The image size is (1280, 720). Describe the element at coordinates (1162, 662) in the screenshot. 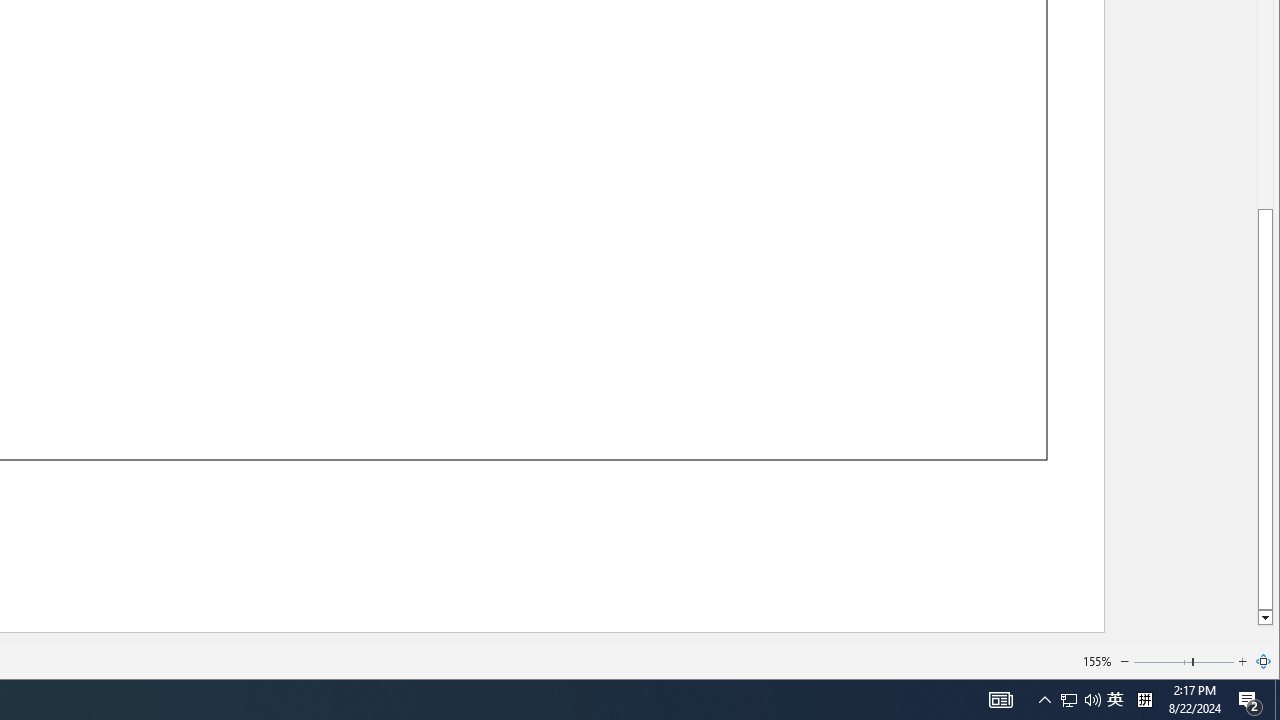

I see `'Page left'` at that location.